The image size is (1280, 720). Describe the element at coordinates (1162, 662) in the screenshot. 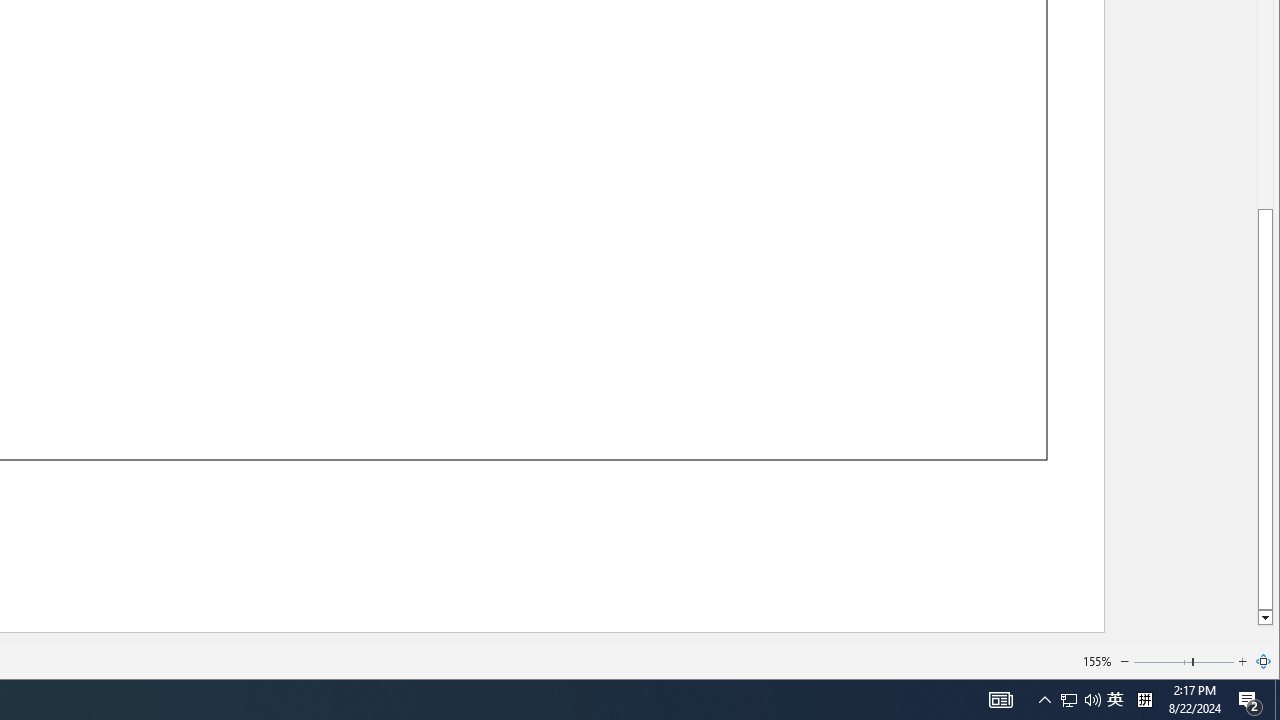

I see `'Page left'` at that location.